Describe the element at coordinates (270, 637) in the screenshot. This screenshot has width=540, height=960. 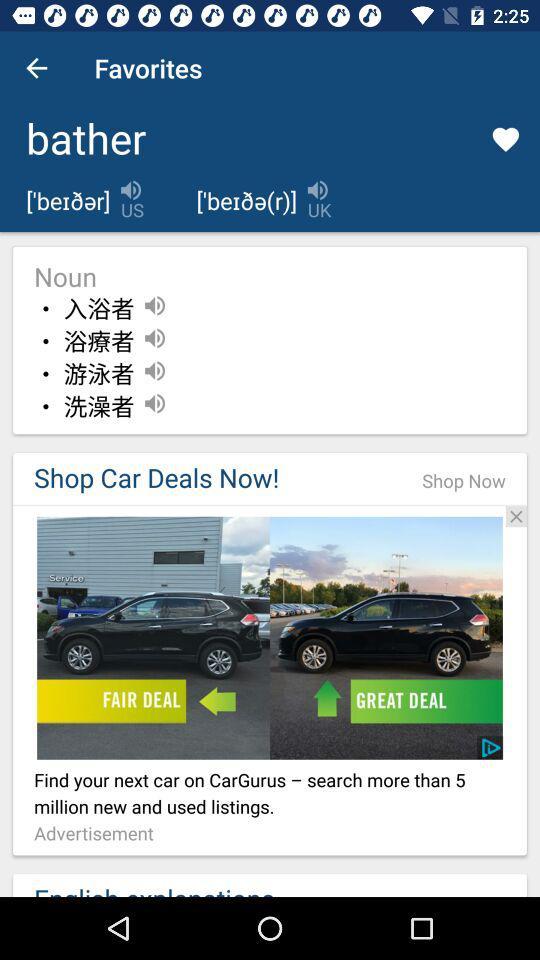
I see `open car deal advertisement` at that location.